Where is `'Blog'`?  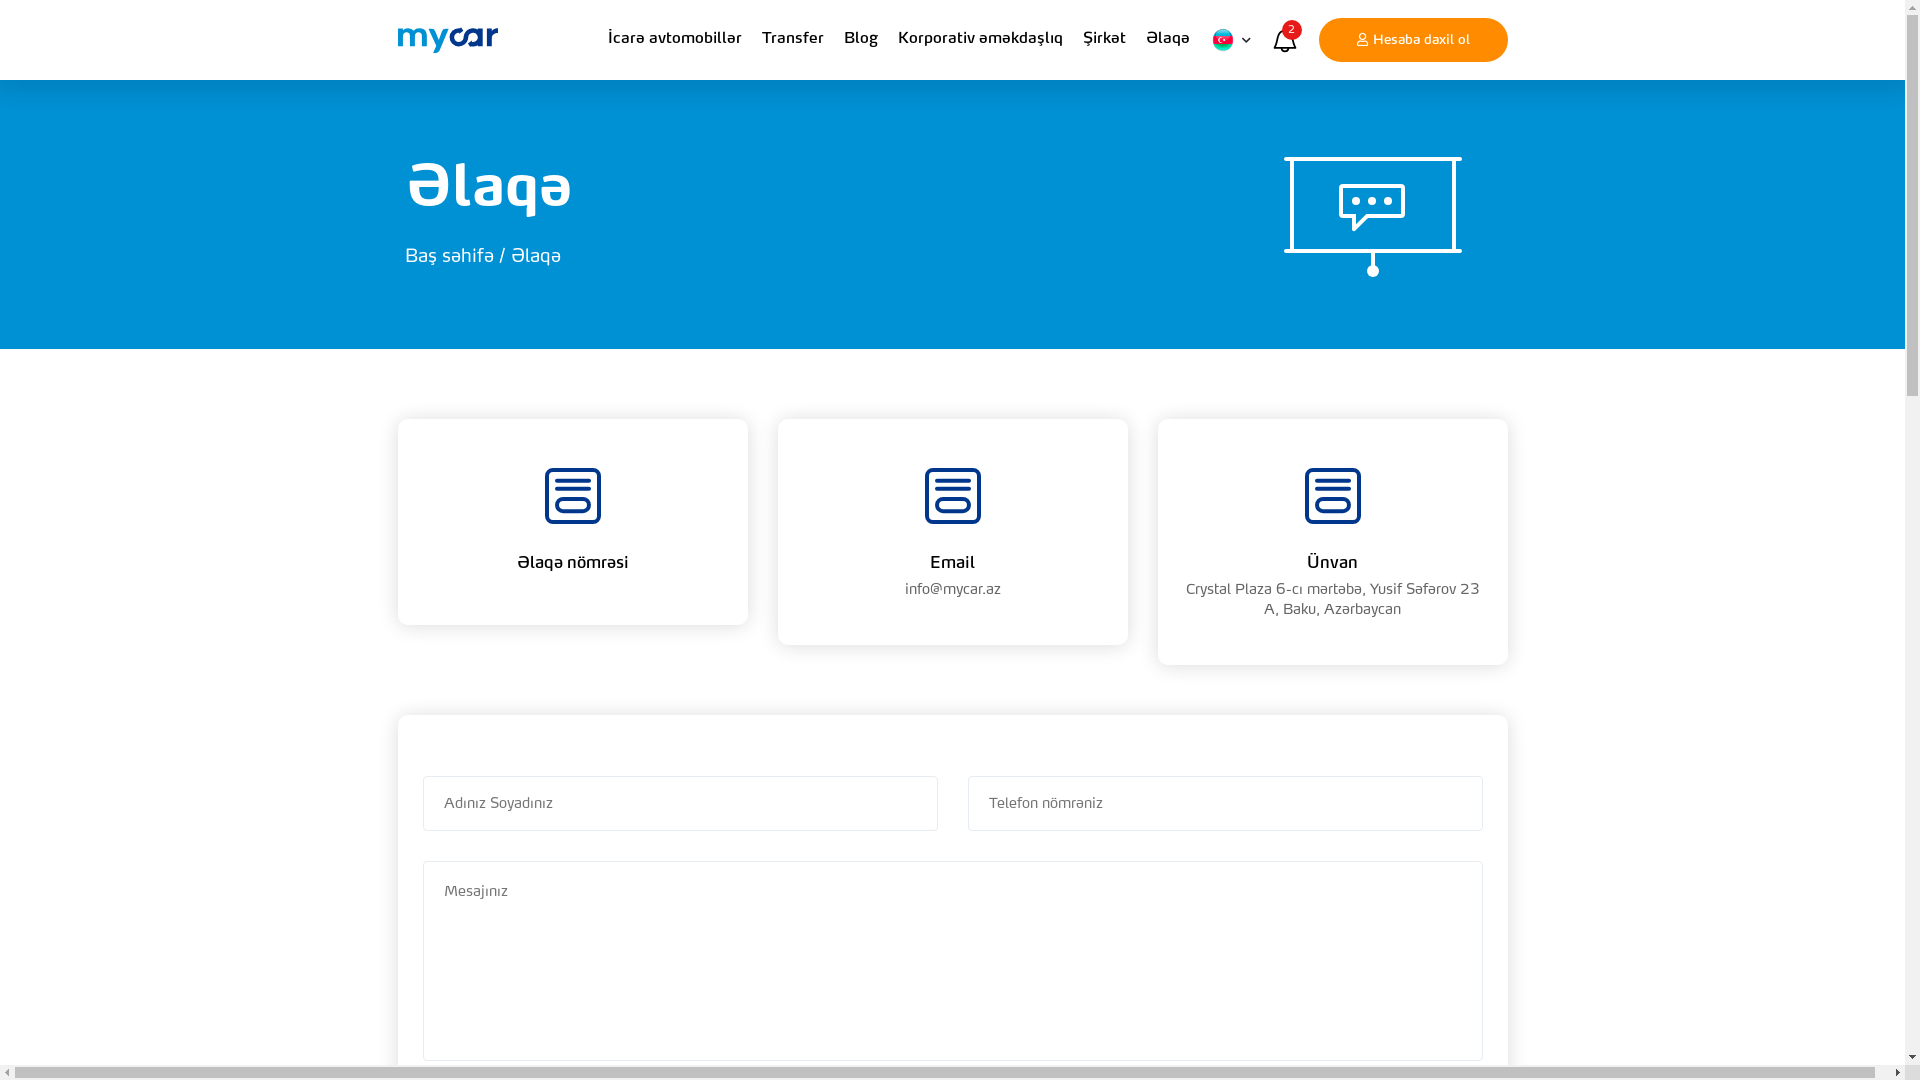 'Blog' is located at coordinates (860, 40).